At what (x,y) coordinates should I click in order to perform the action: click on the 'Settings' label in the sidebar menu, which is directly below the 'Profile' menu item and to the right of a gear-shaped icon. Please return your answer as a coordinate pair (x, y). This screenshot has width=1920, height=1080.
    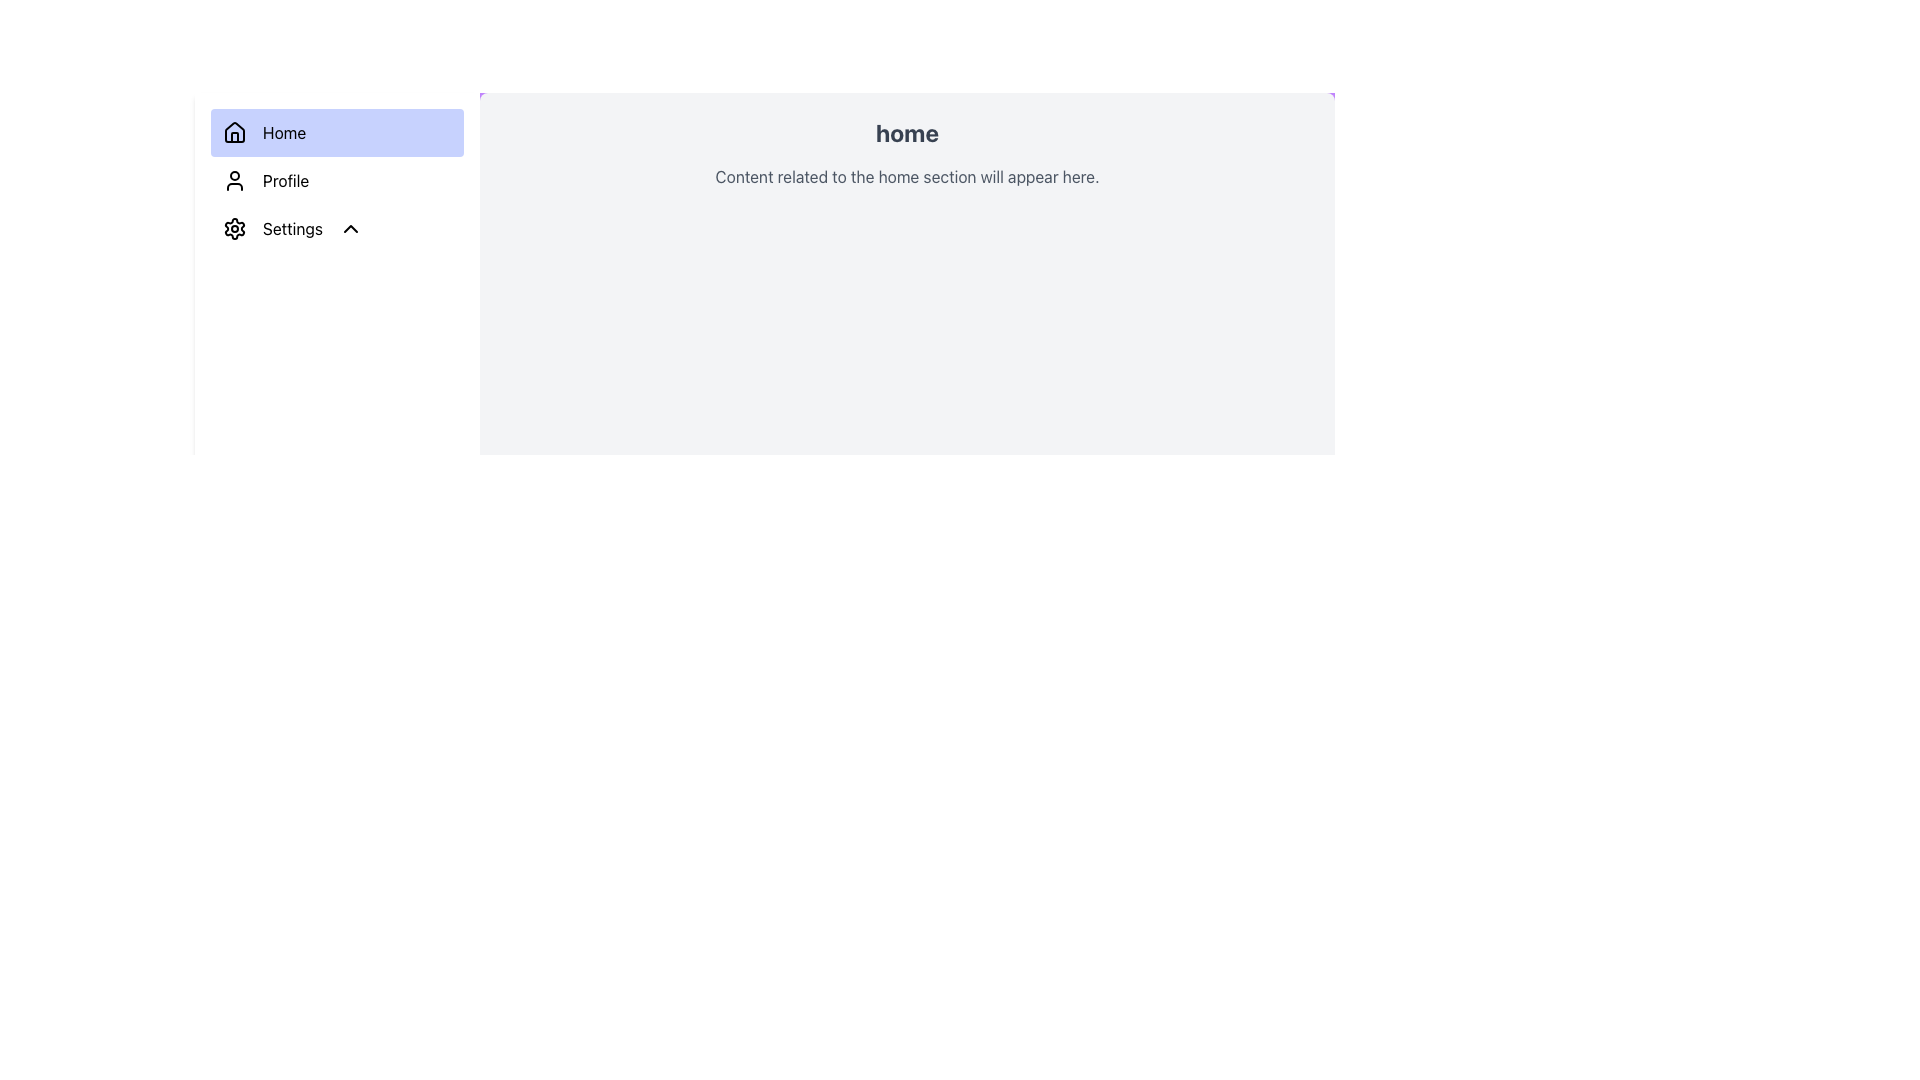
    Looking at the image, I should click on (291, 227).